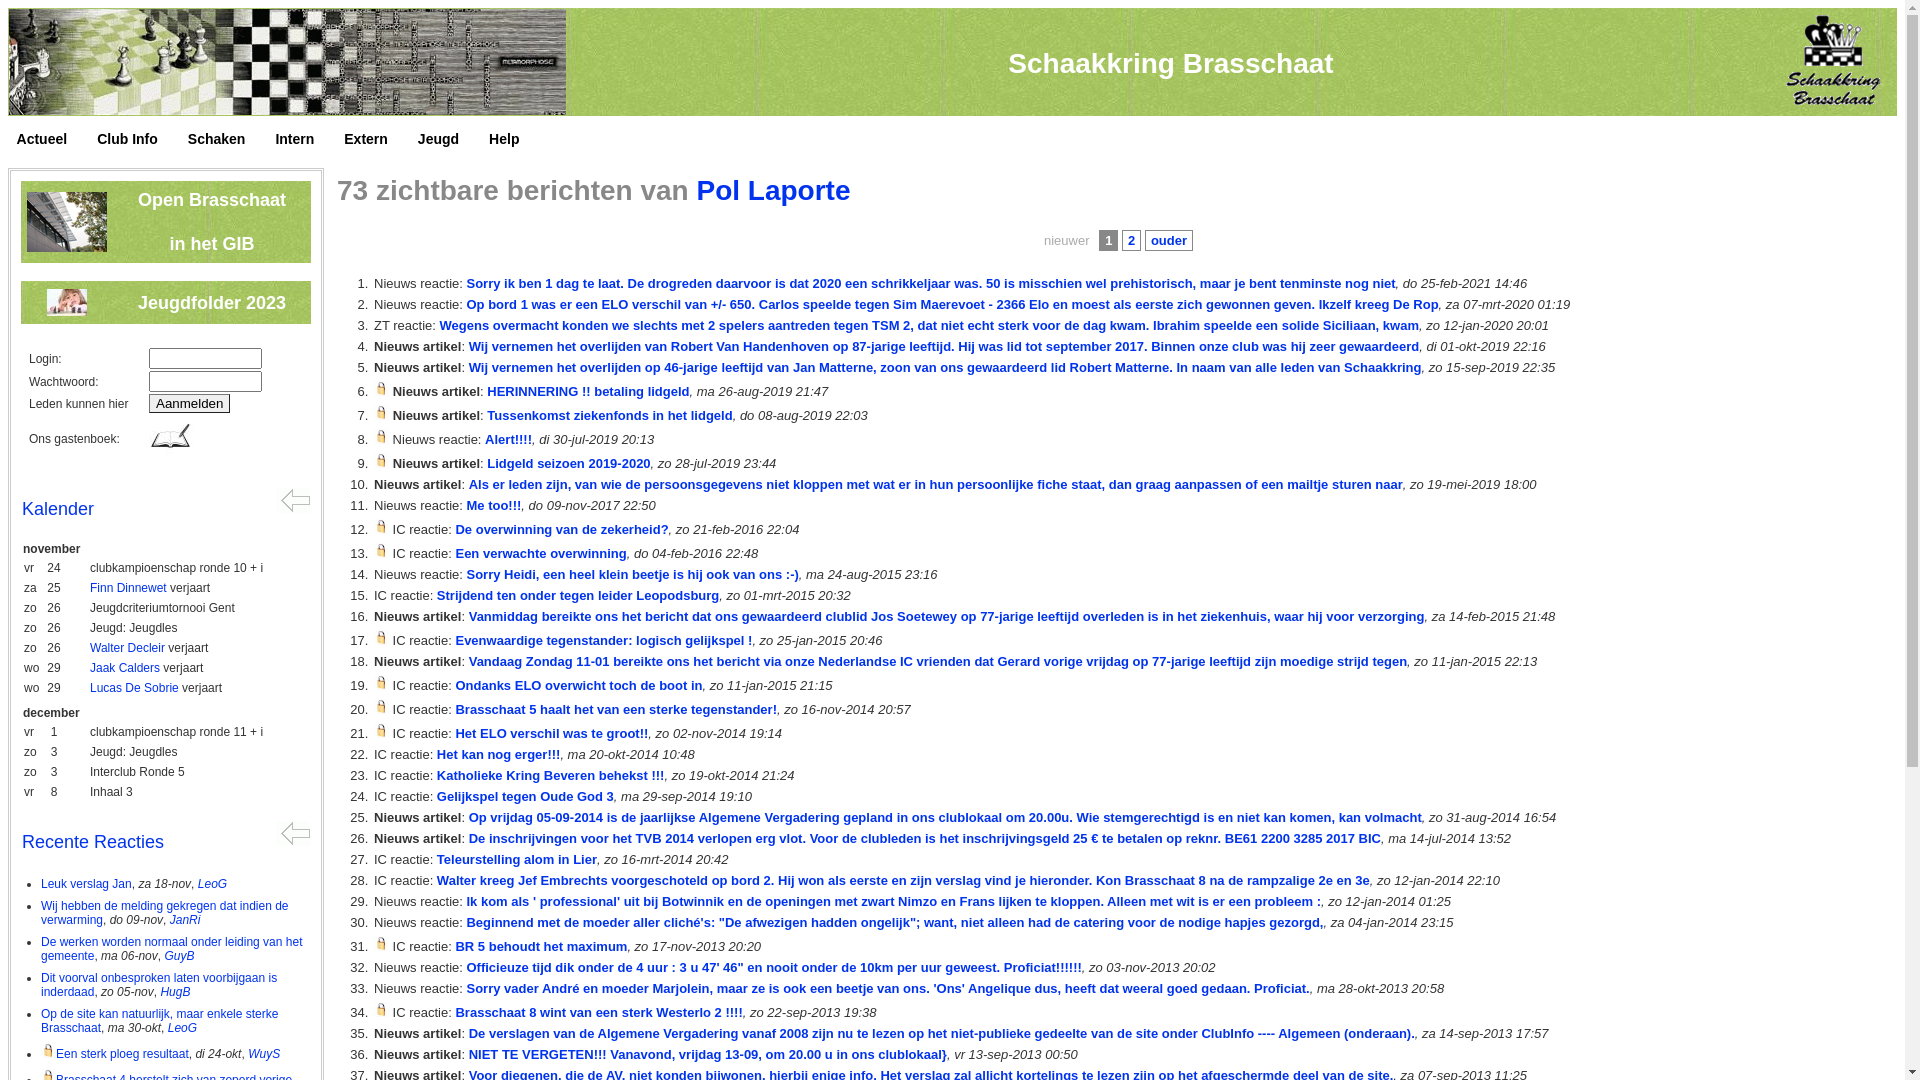  I want to click on 'Teleurstelling alom in Lier', so click(435, 858).